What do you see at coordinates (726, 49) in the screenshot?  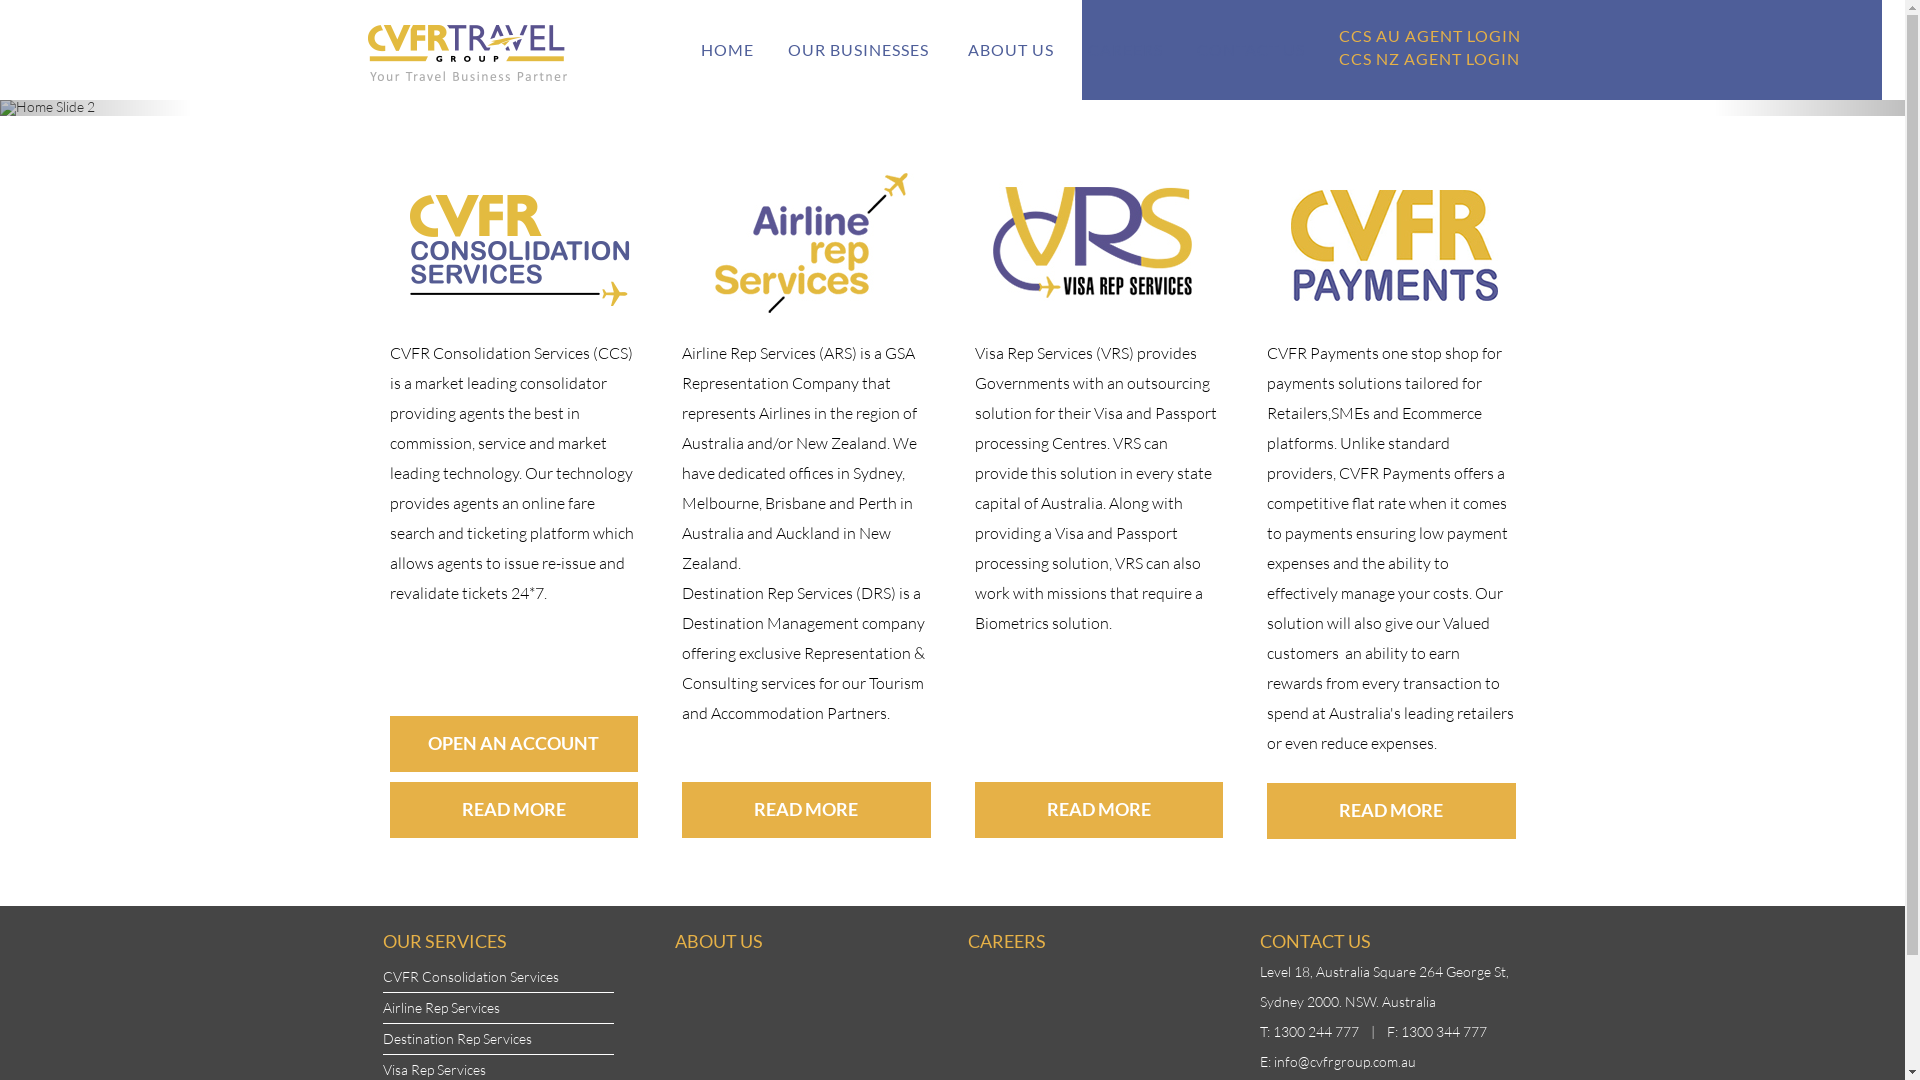 I see `'HOME'` at bounding box center [726, 49].